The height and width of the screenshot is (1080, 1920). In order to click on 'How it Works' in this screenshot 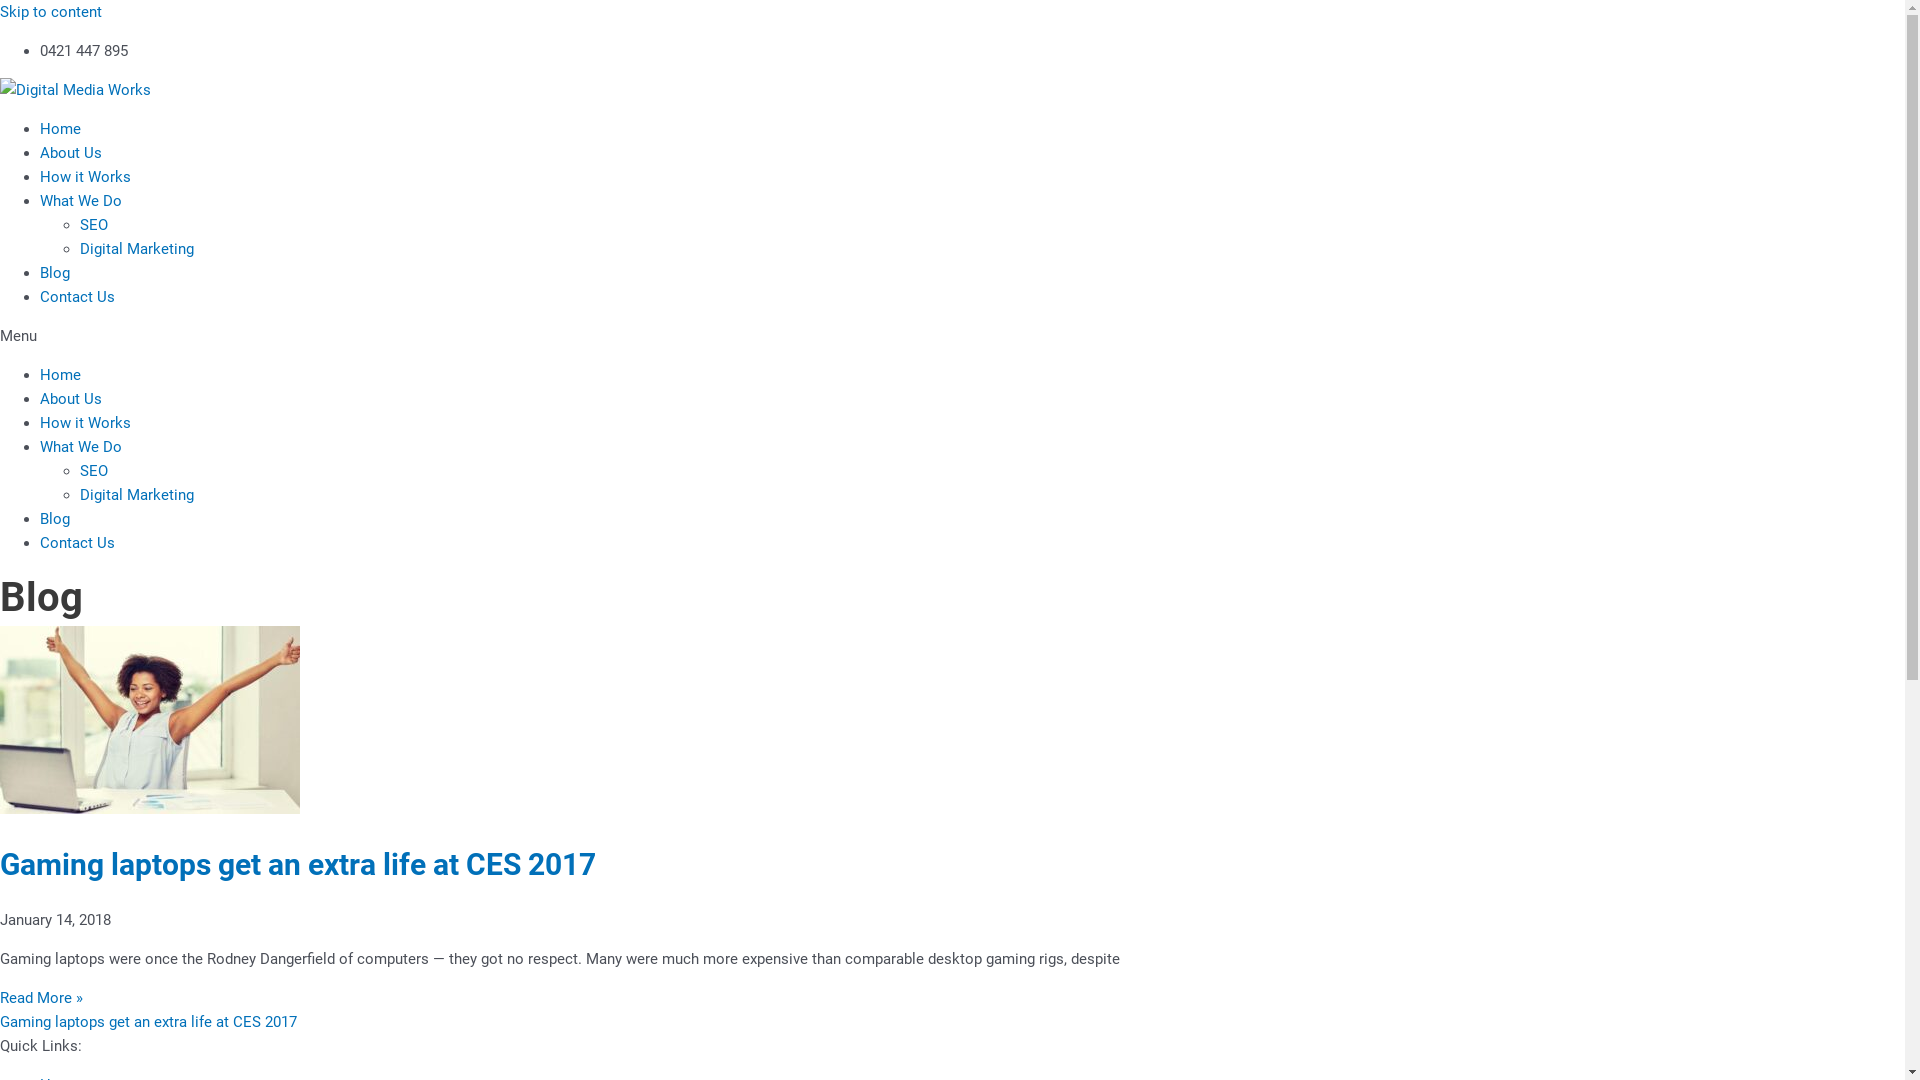, I will do `click(84, 176)`.